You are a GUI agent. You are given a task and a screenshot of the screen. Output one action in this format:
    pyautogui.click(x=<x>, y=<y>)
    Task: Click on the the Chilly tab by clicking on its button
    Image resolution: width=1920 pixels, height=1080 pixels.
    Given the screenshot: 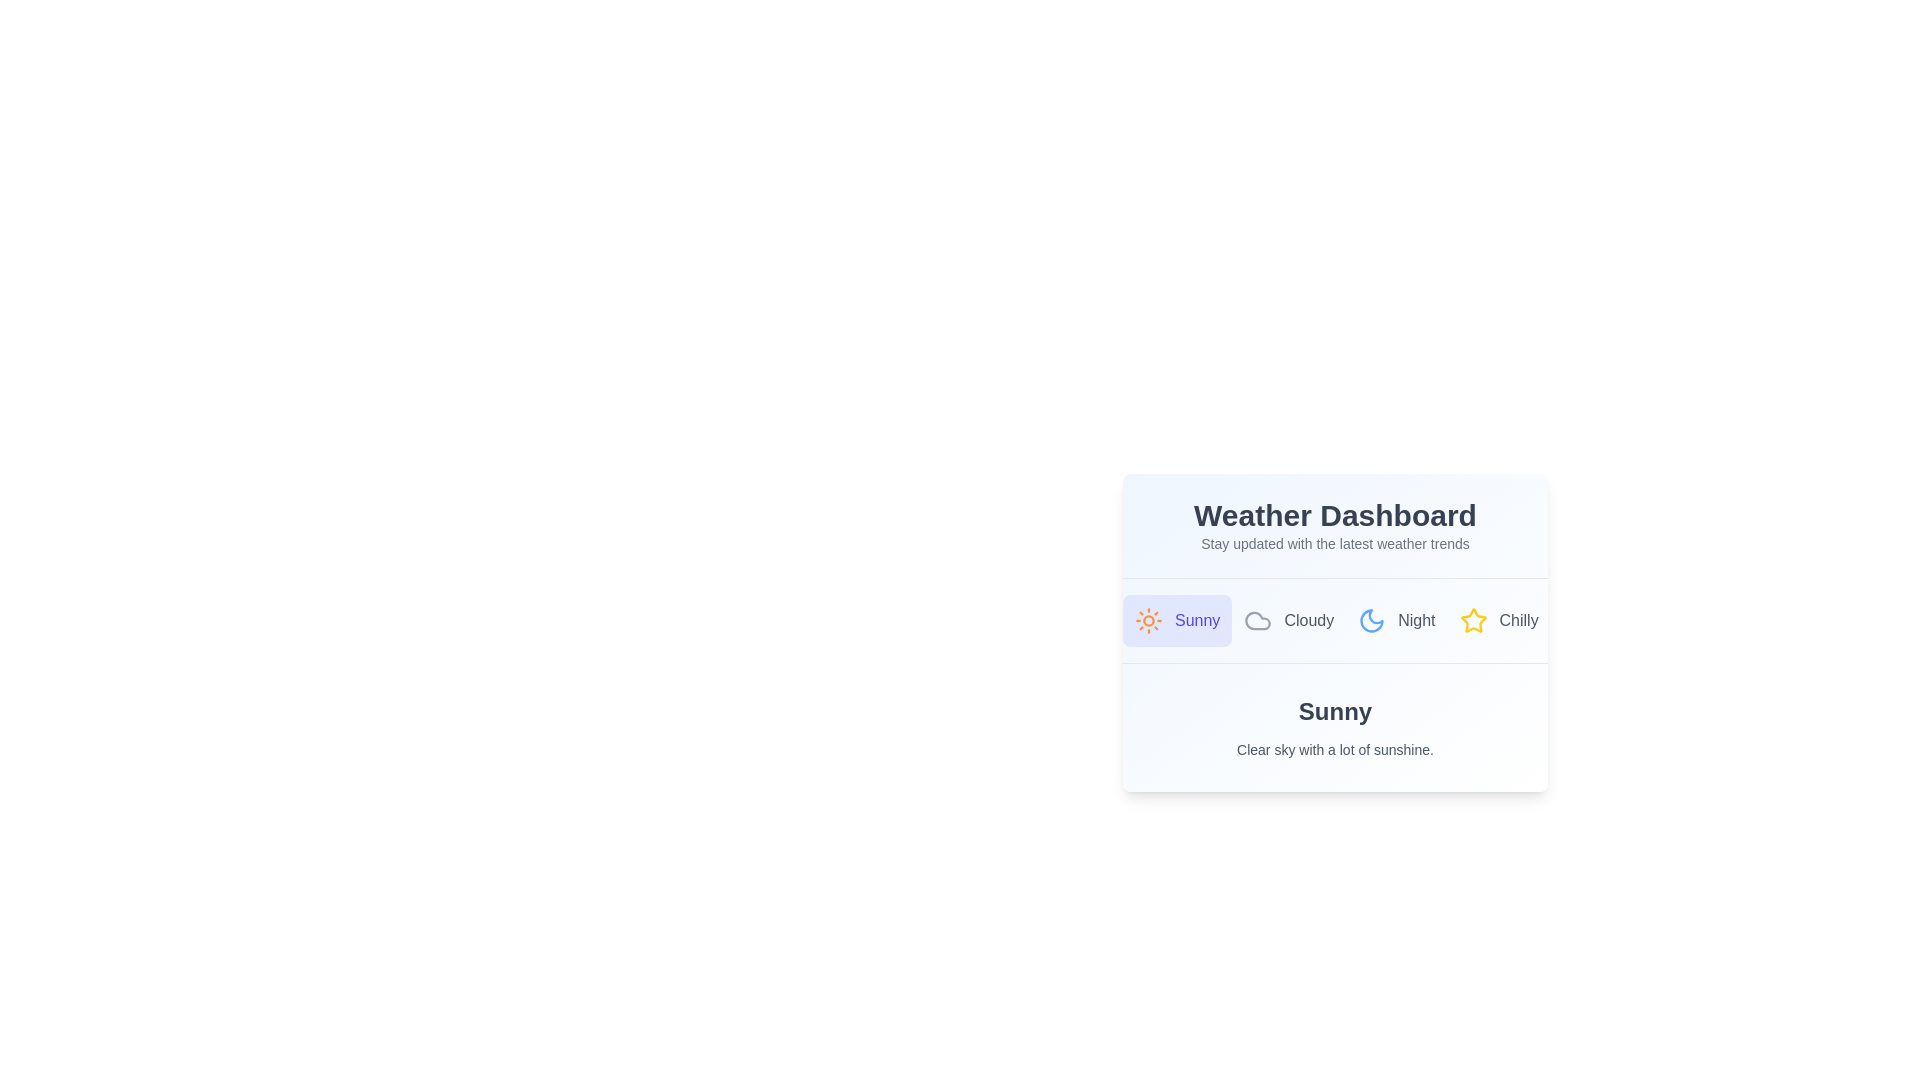 What is the action you would take?
    pyautogui.click(x=1499, y=620)
    